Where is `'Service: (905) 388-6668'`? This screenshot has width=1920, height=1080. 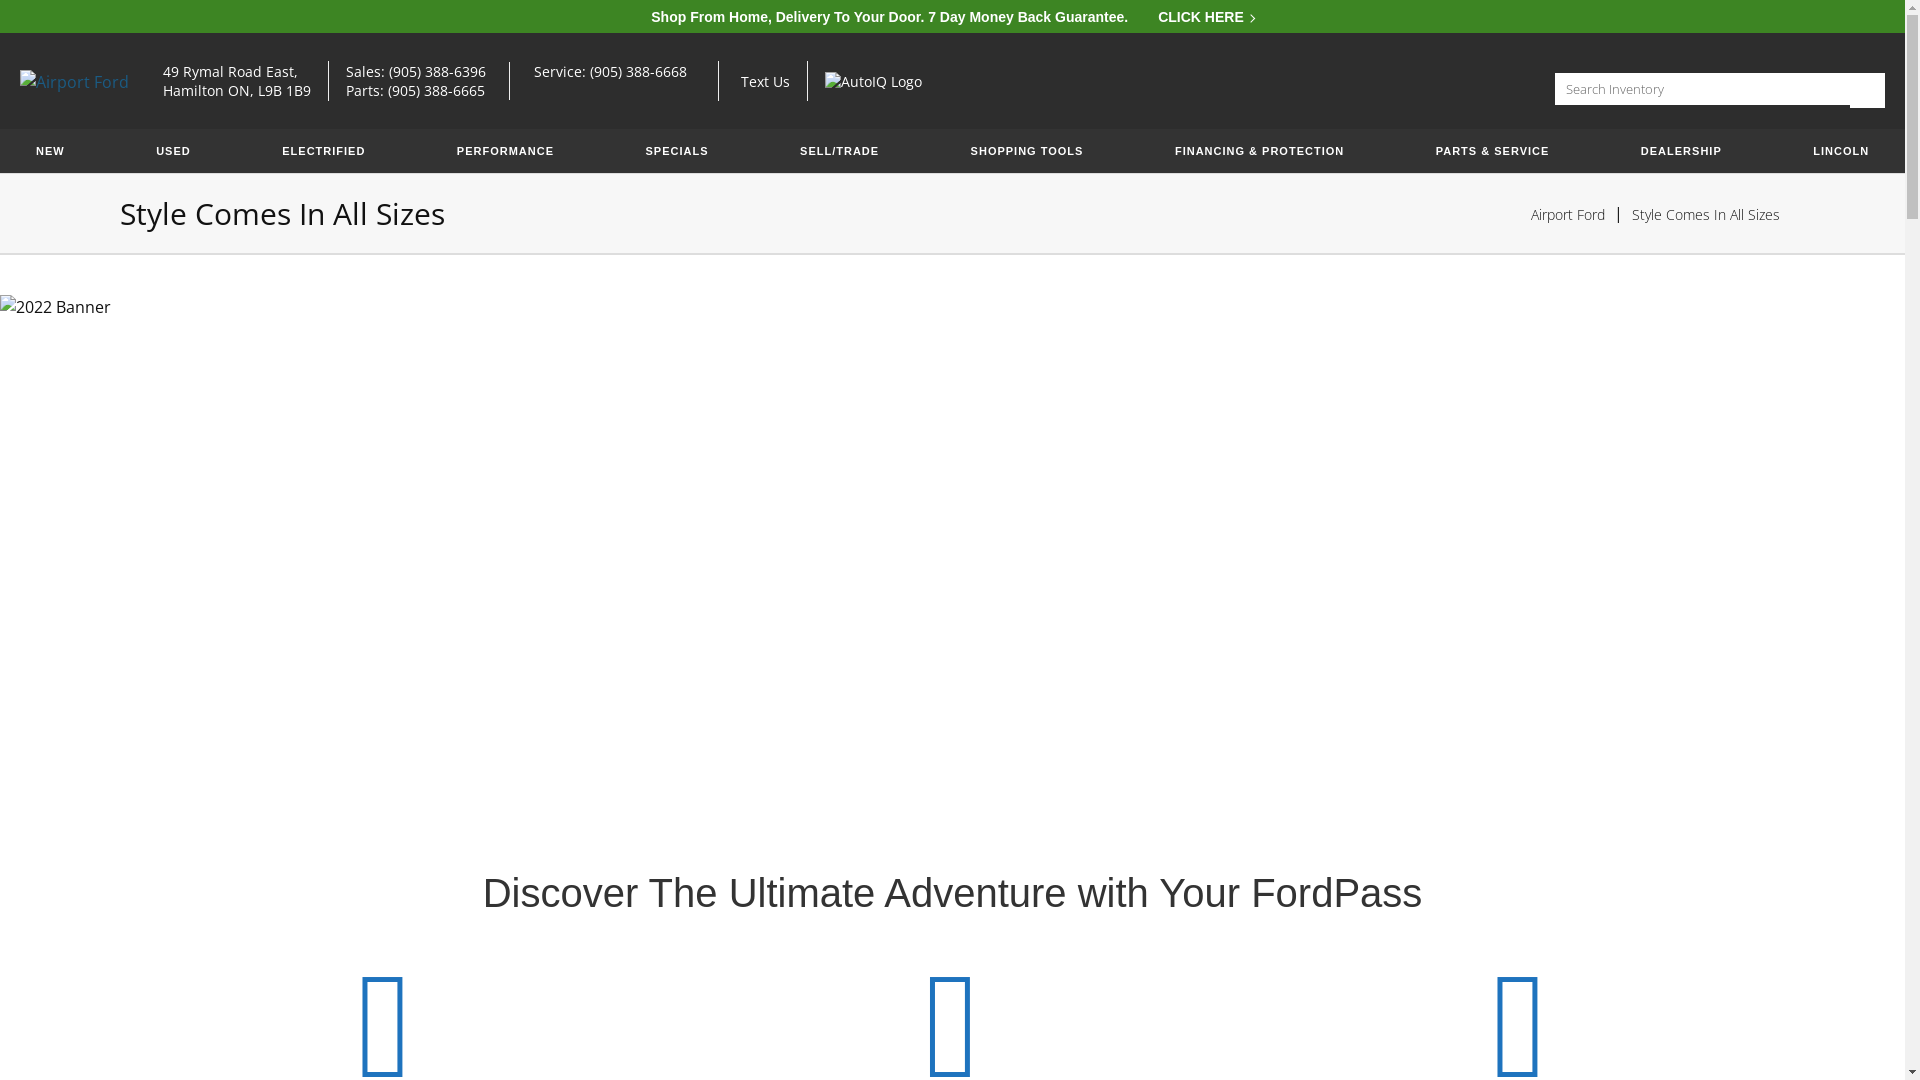 'Service: (905) 388-6668' is located at coordinates (617, 70).